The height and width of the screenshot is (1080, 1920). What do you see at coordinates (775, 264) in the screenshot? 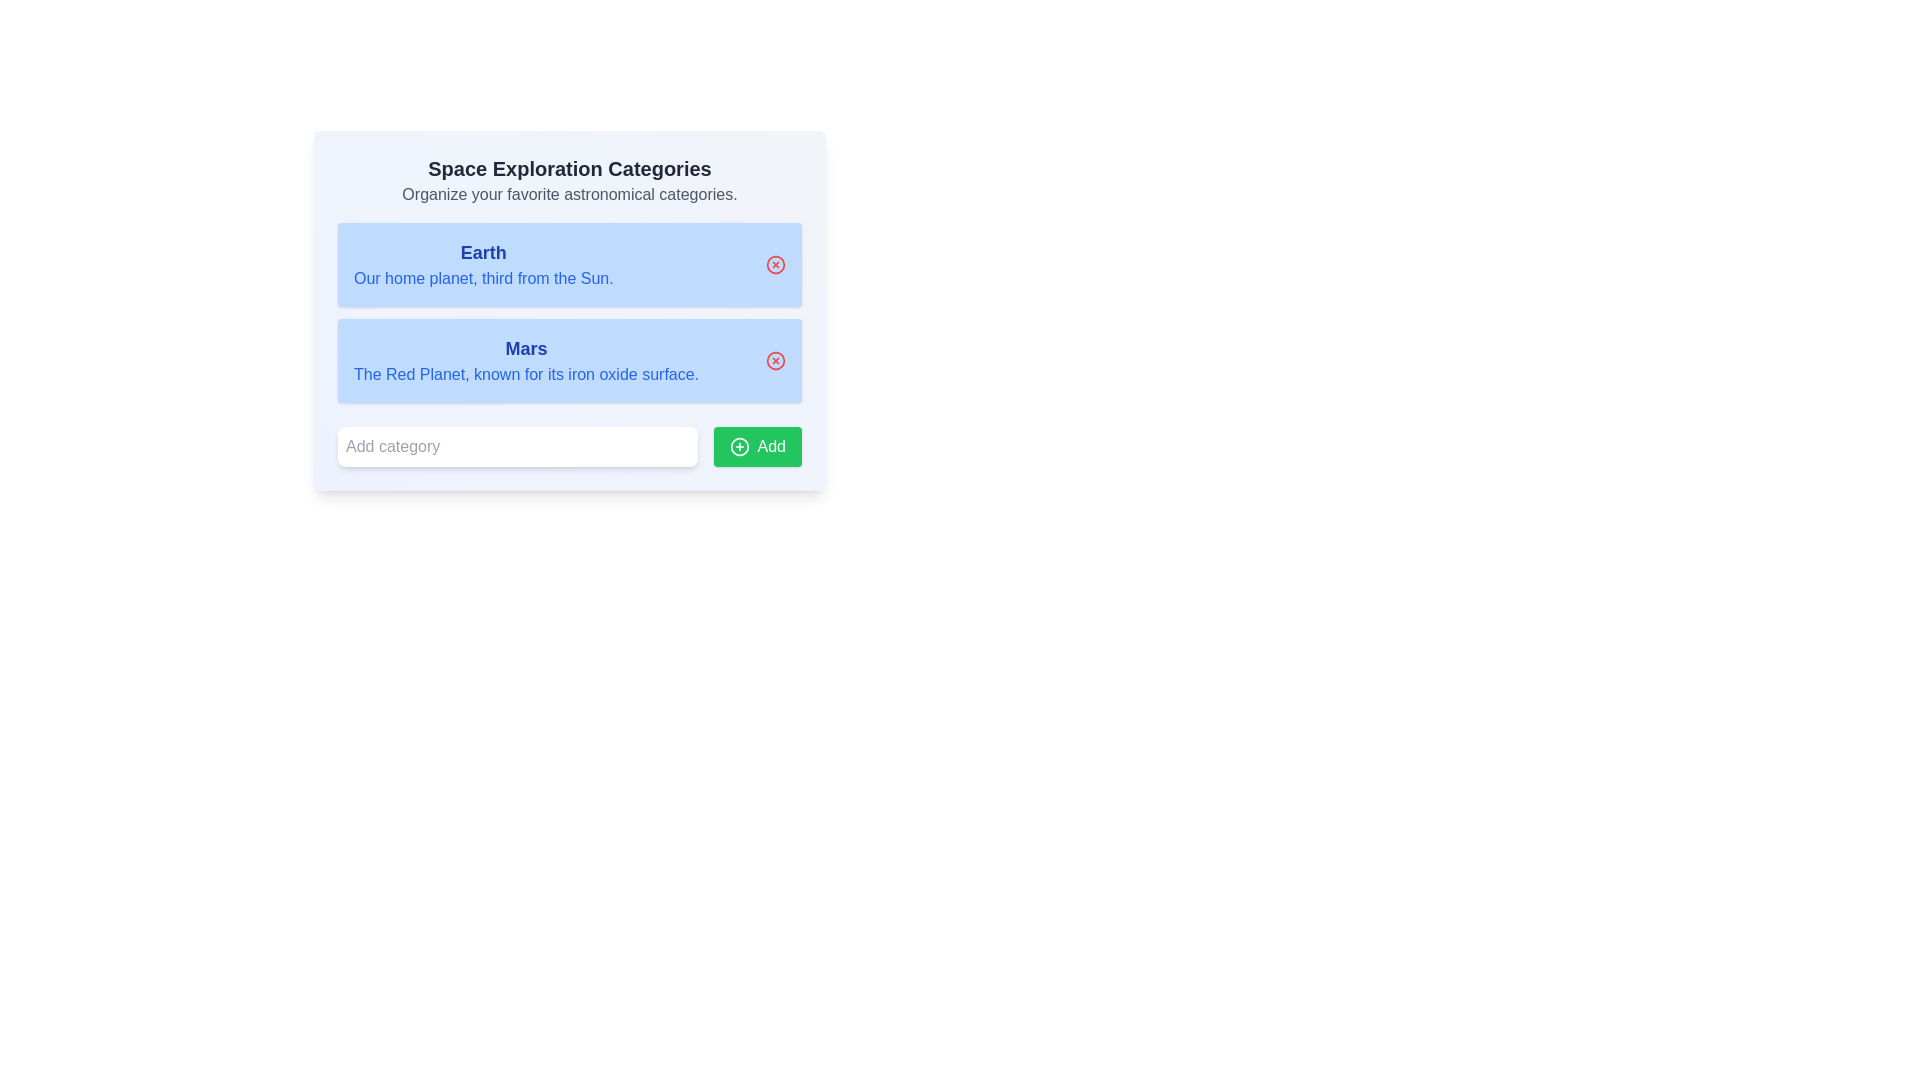
I see `the graphical icon control located at the right end inside the panel associated with 'Earth' in the space exploration categories list` at bounding box center [775, 264].